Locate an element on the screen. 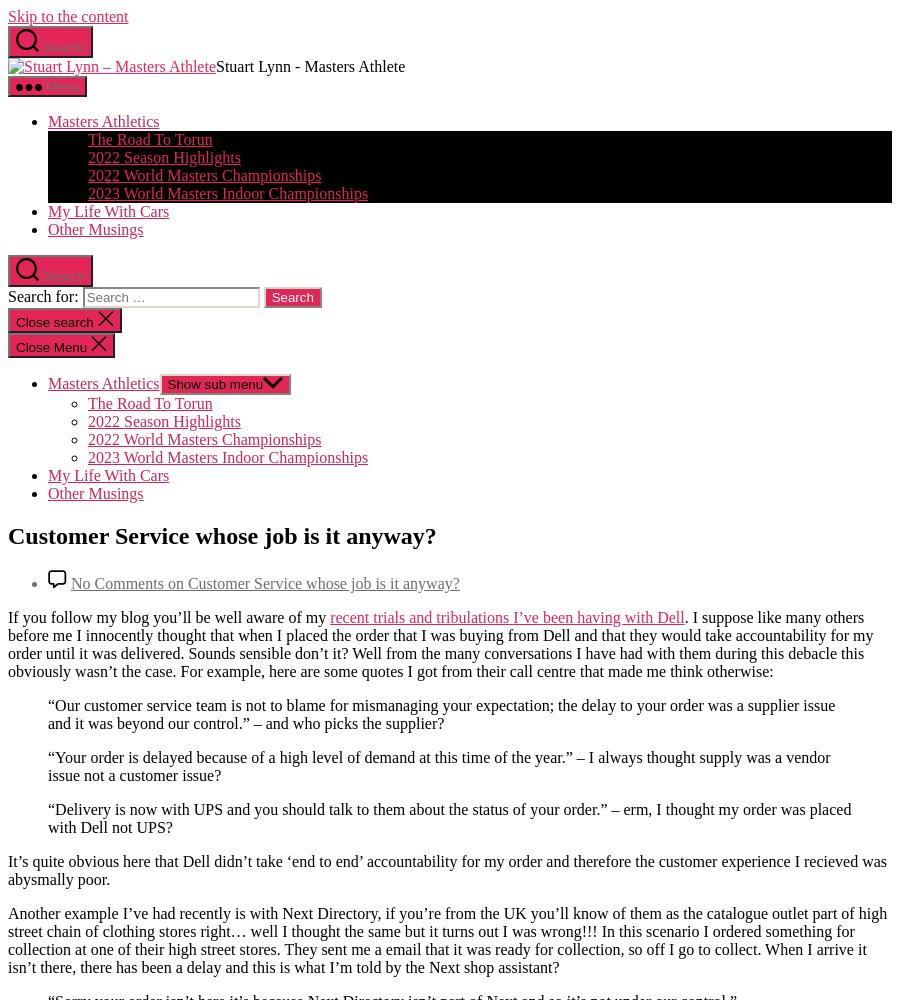 The width and height of the screenshot is (900, 1000). 'on Customer Service whose job is it anyway?' is located at coordinates (310, 581).